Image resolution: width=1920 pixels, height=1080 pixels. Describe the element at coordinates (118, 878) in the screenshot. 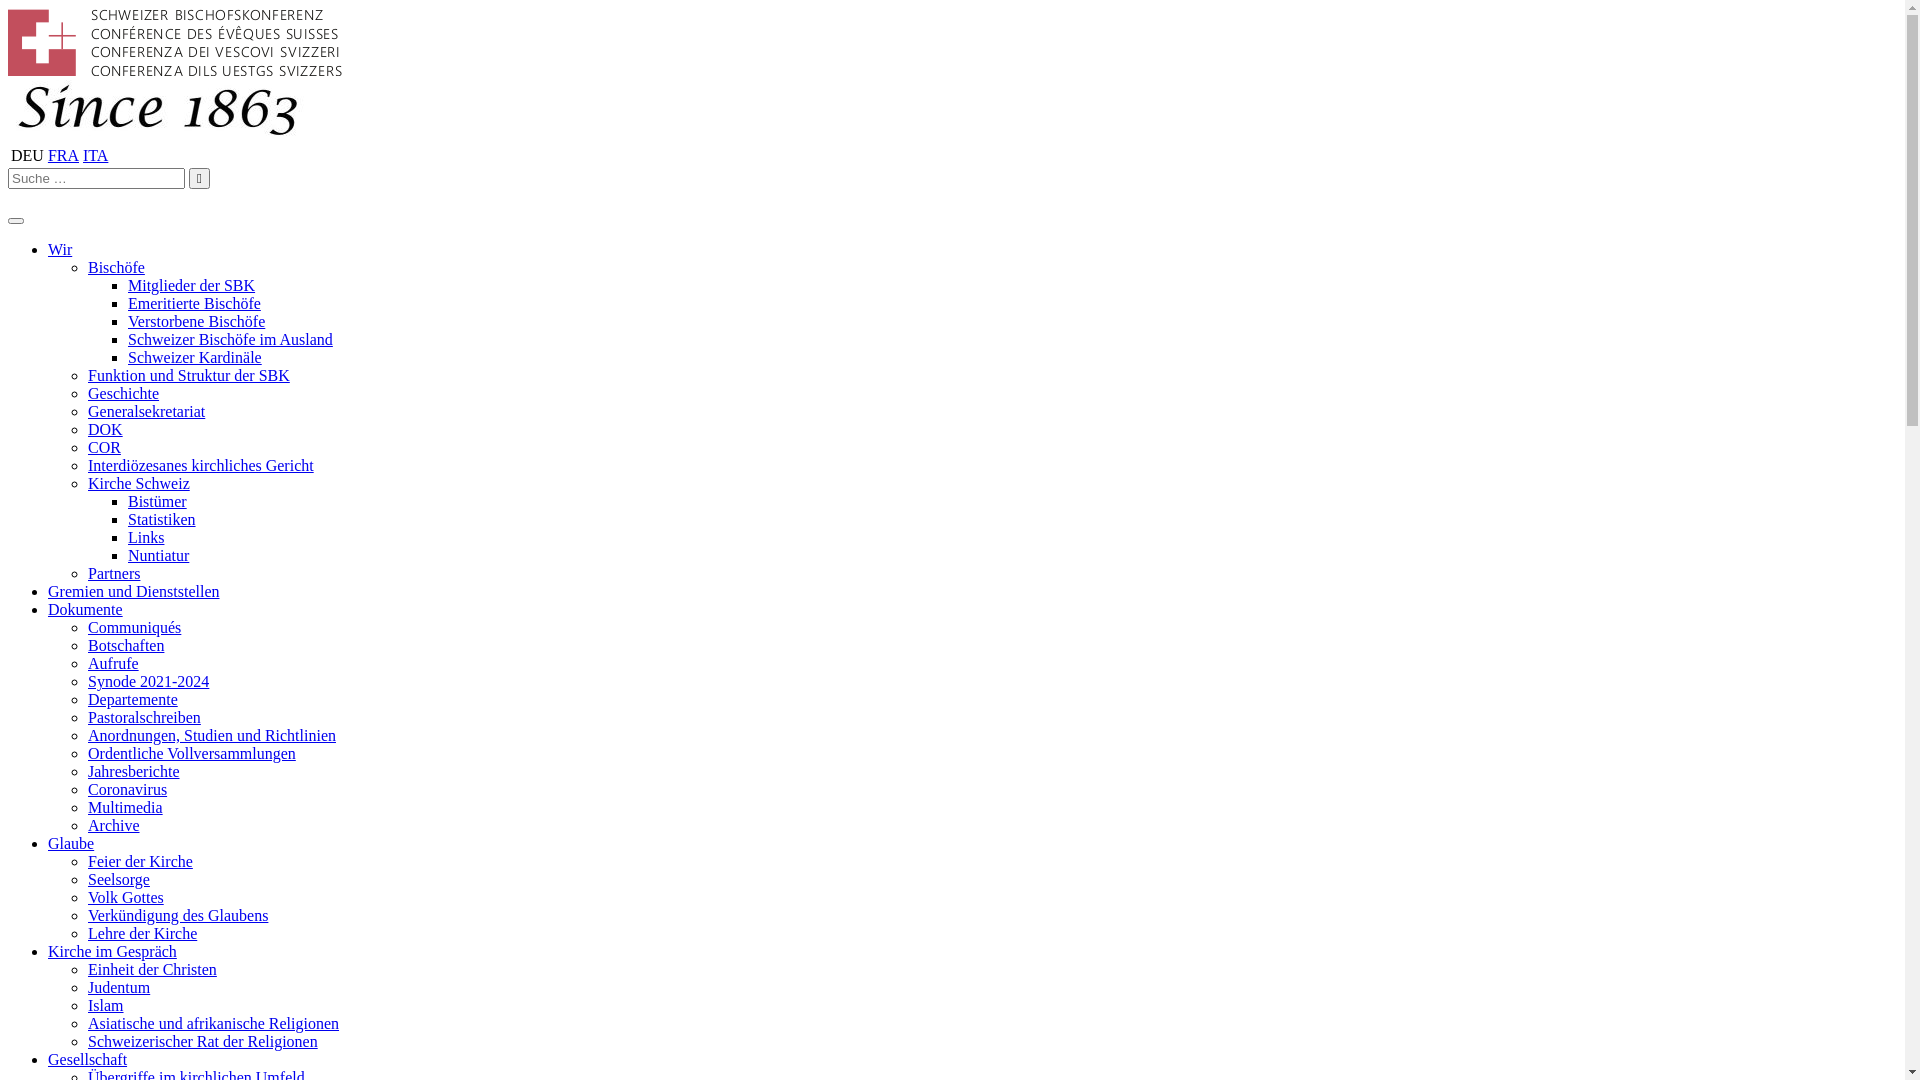

I see `'Seelsorge'` at that location.